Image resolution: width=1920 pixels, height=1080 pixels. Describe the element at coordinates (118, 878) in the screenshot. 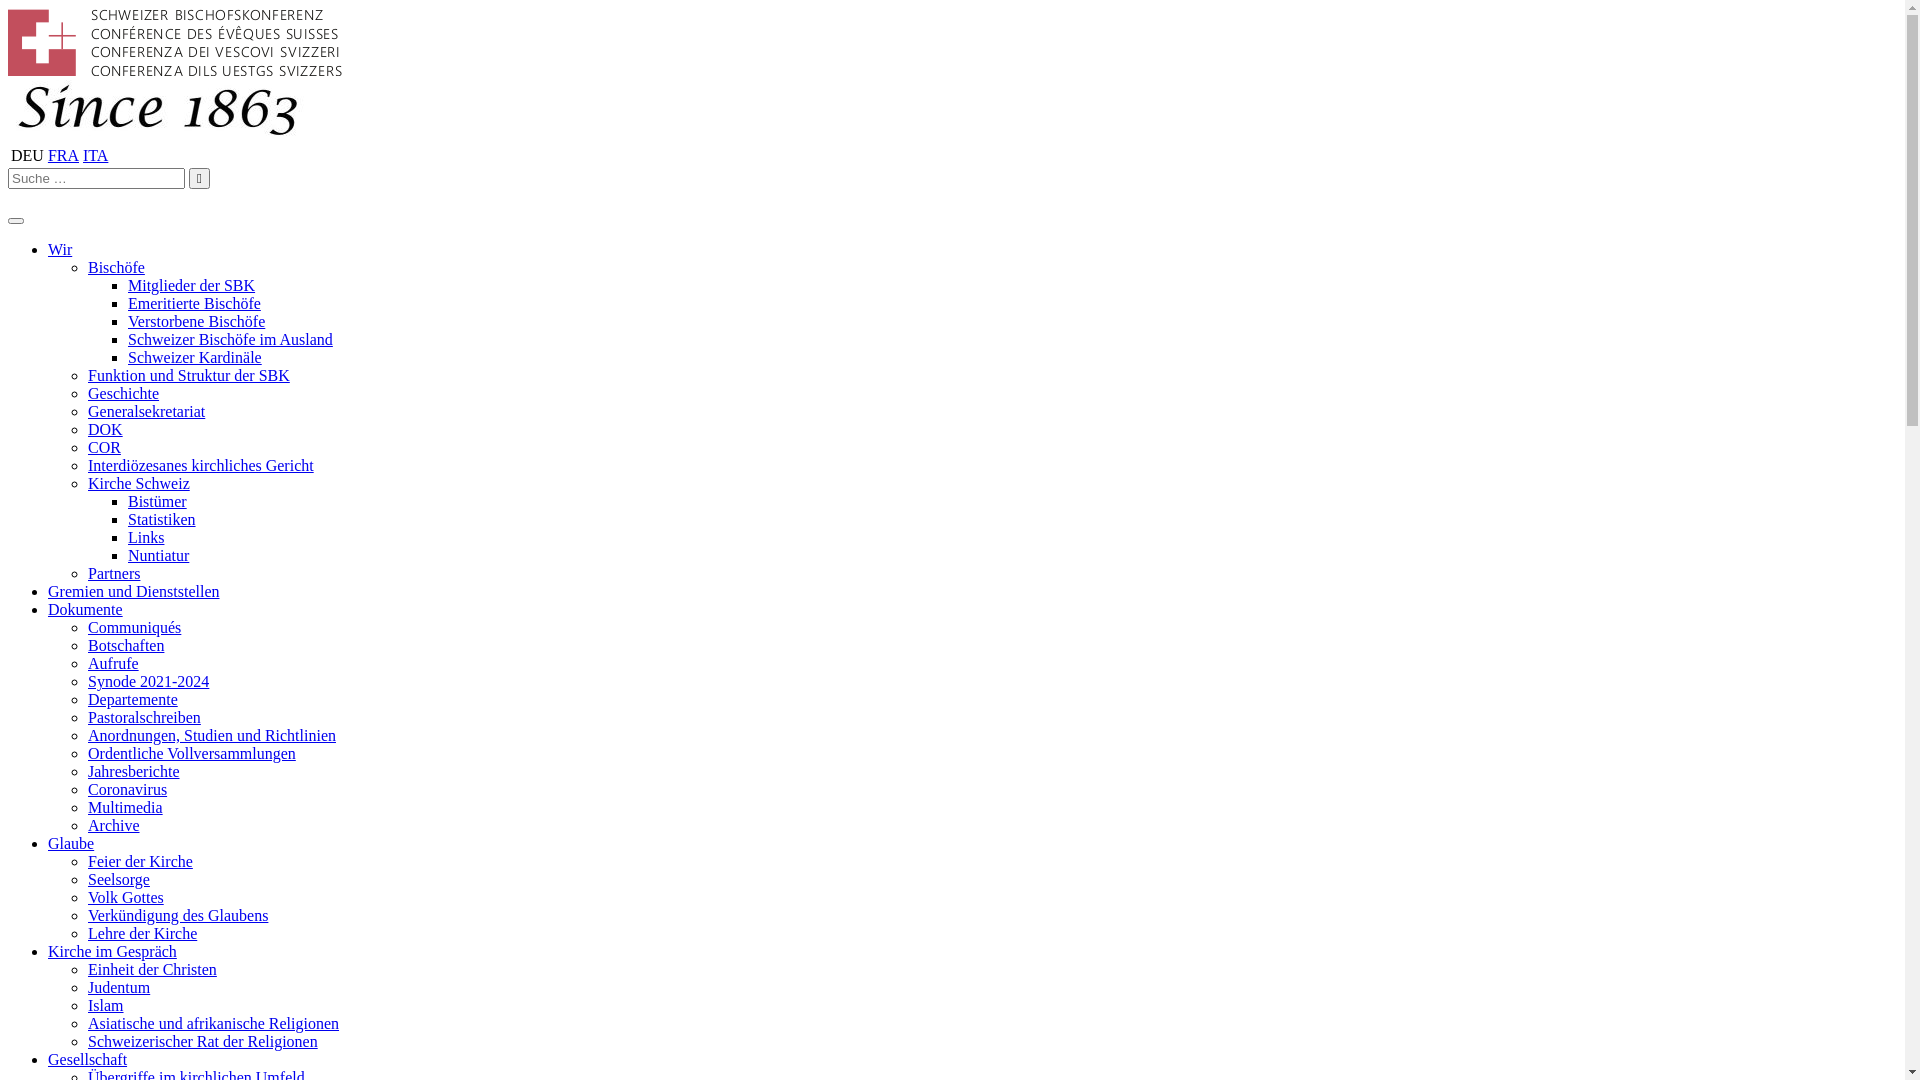

I see `'Seelsorge'` at that location.